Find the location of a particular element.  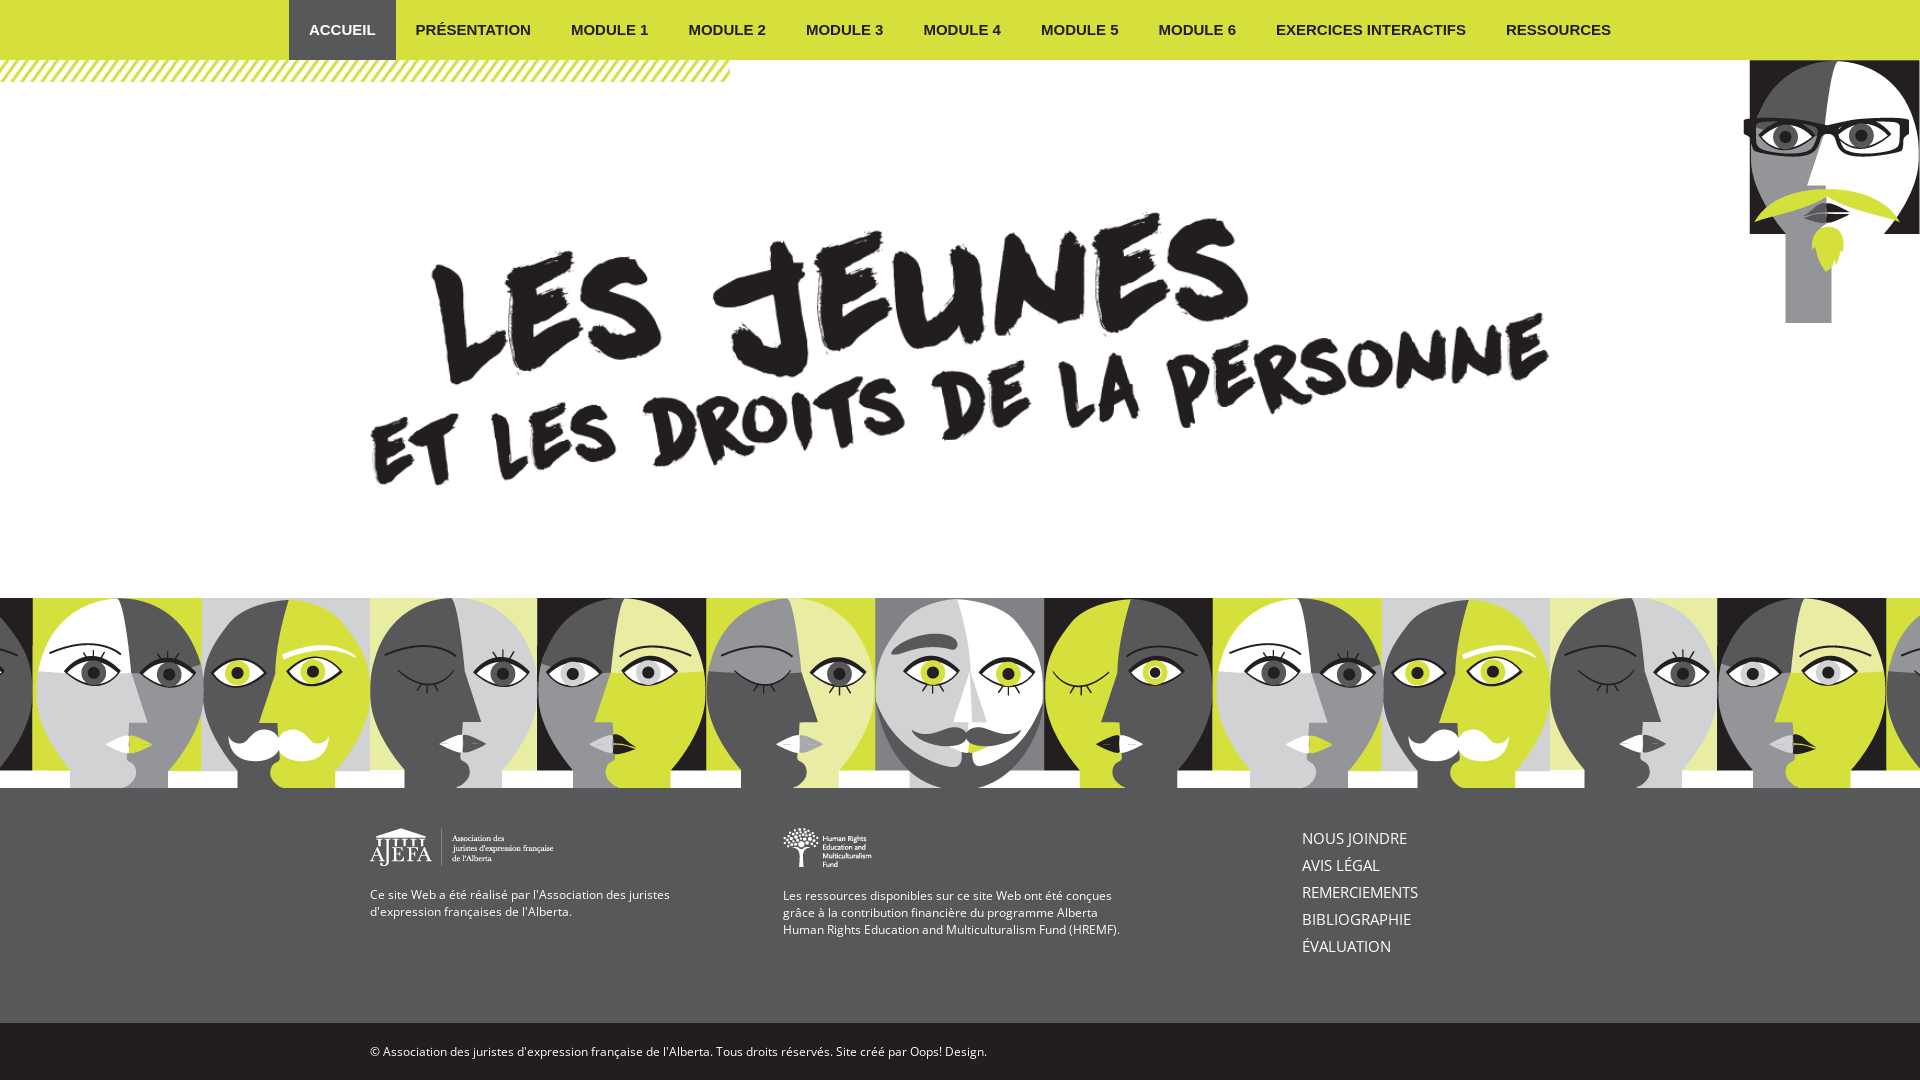

'MODULE 2' is located at coordinates (725, 30).